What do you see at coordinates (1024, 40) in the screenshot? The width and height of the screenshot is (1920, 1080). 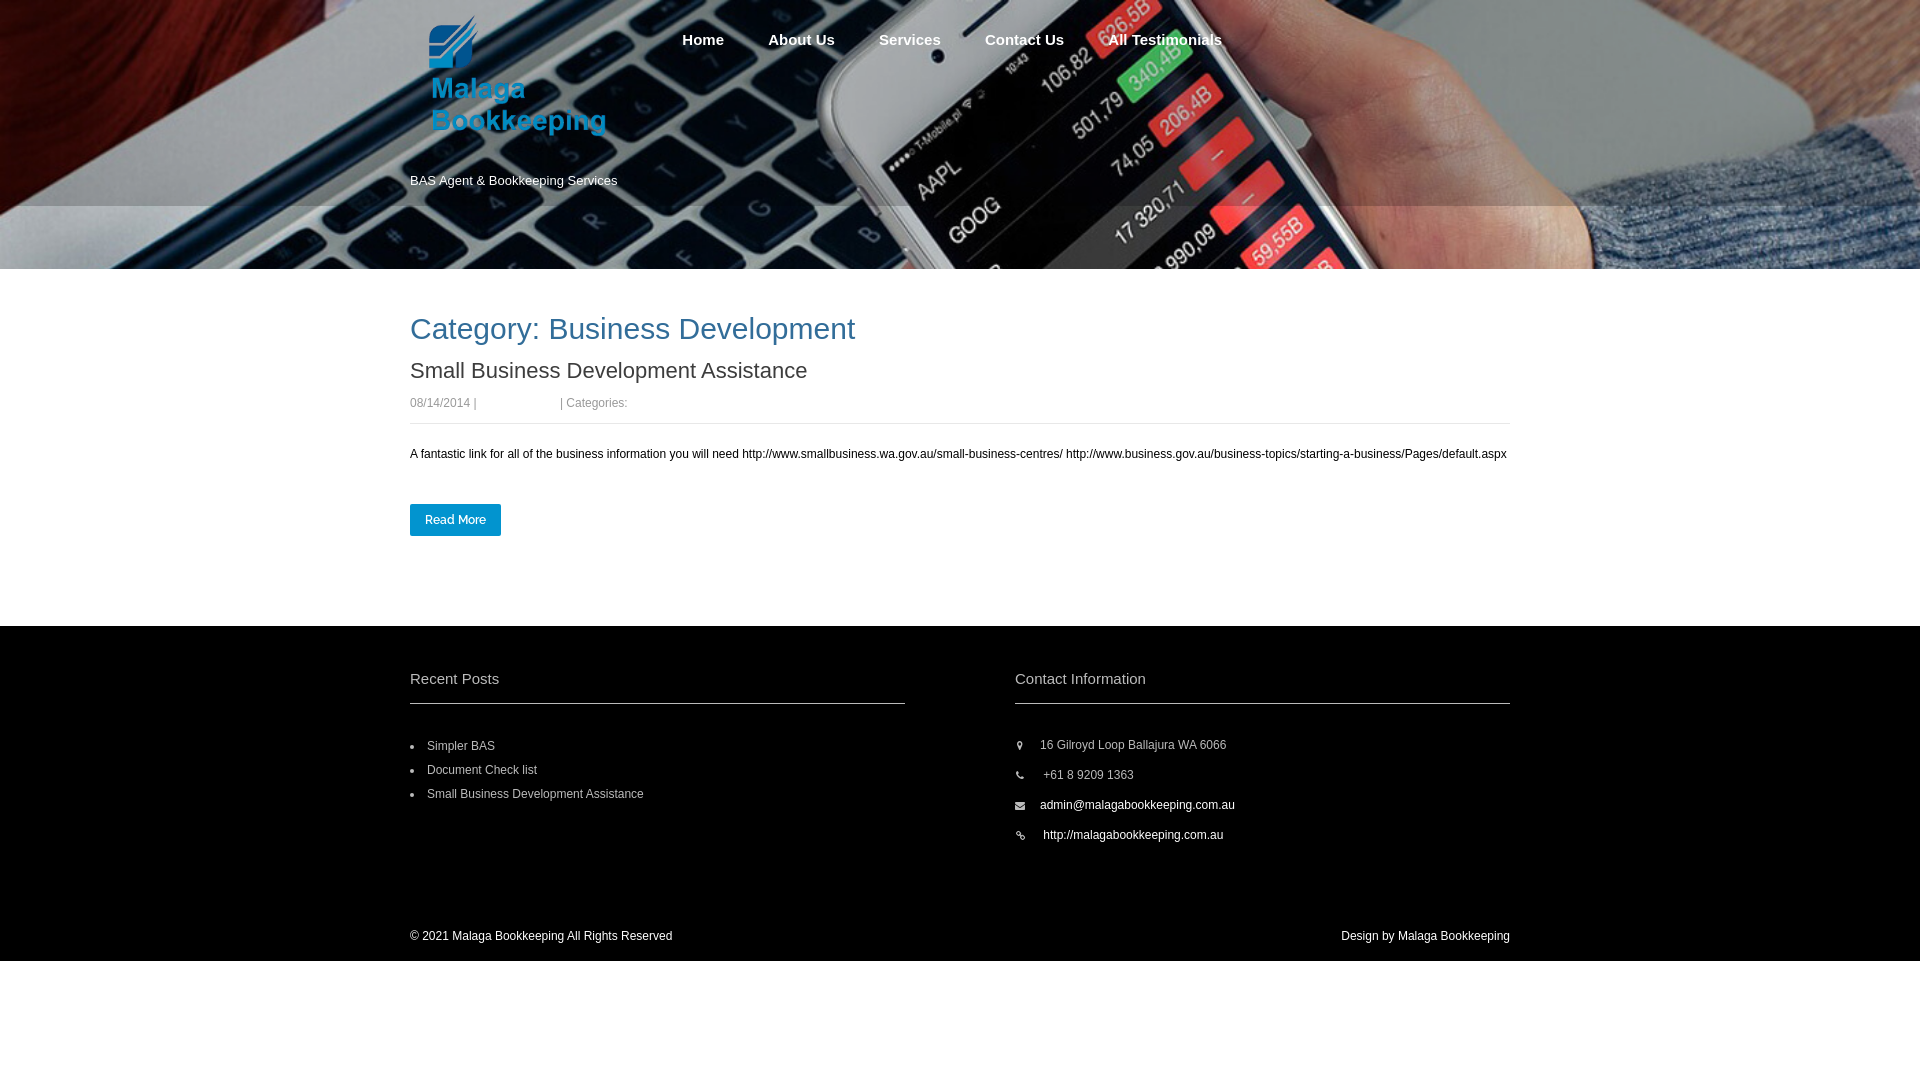 I see `'Contact Us'` at bounding box center [1024, 40].